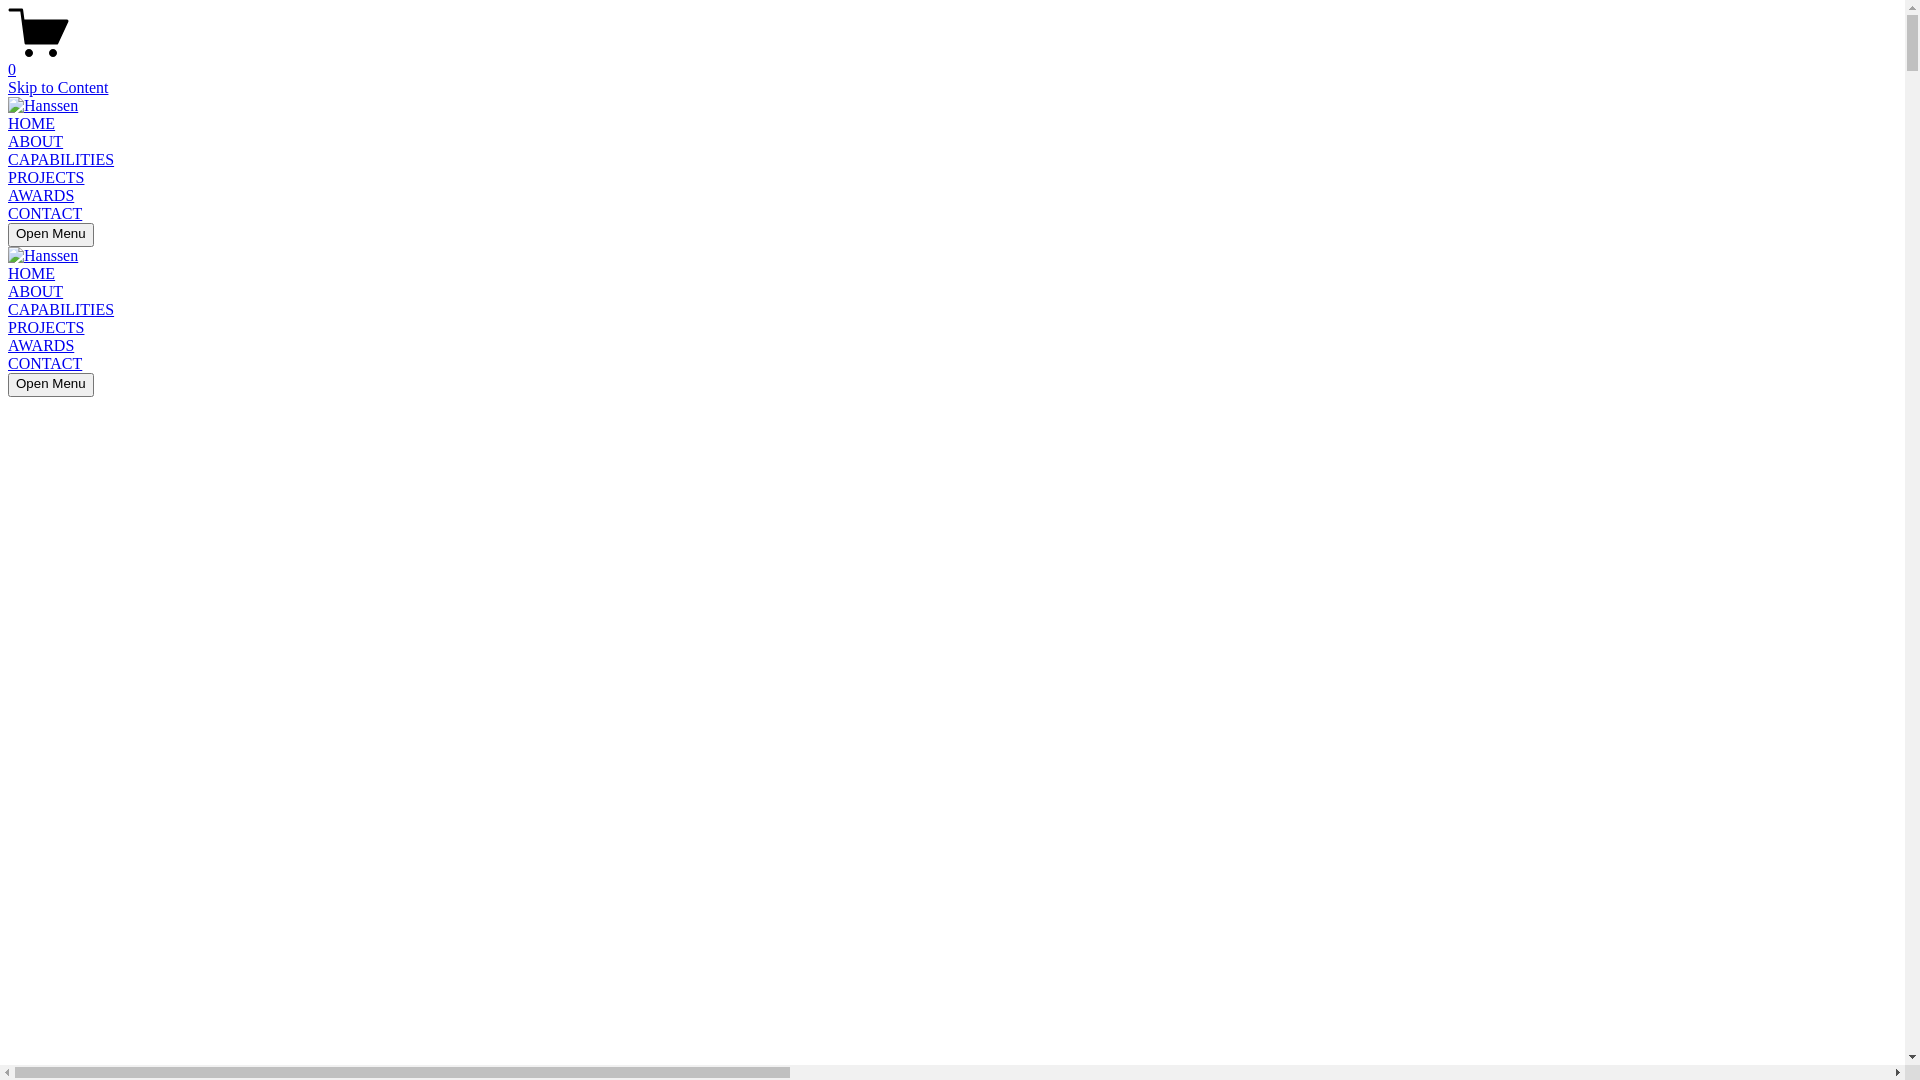 The width and height of the screenshot is (1920, 1080). What do you see at coordinates (31, 123) in the screenshot?
I see `'HOME'` at bounding box center [31, 123].